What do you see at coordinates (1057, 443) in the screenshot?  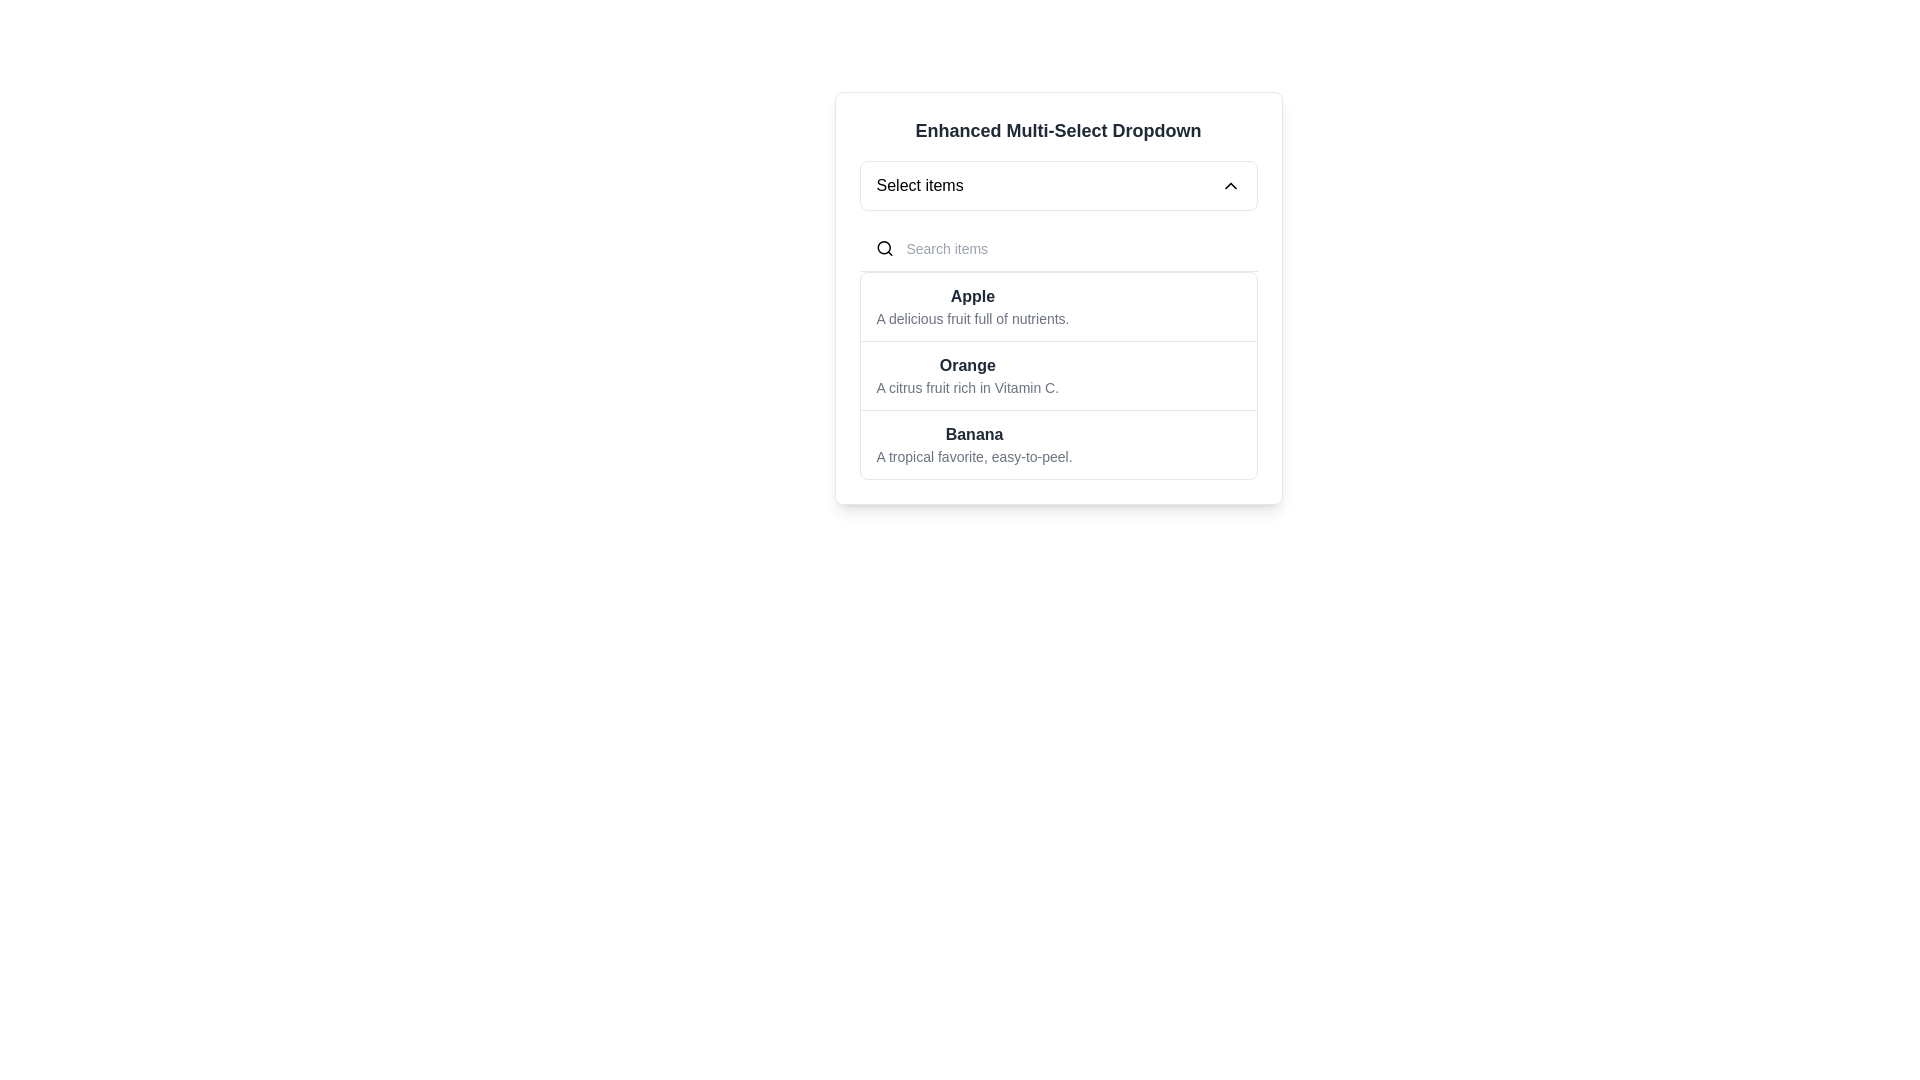 I see `to select the list item displaying 'Banana' in bold followed by 'A tropical favorite, easy-to-peel.'` at bounding box center [1057, 443].